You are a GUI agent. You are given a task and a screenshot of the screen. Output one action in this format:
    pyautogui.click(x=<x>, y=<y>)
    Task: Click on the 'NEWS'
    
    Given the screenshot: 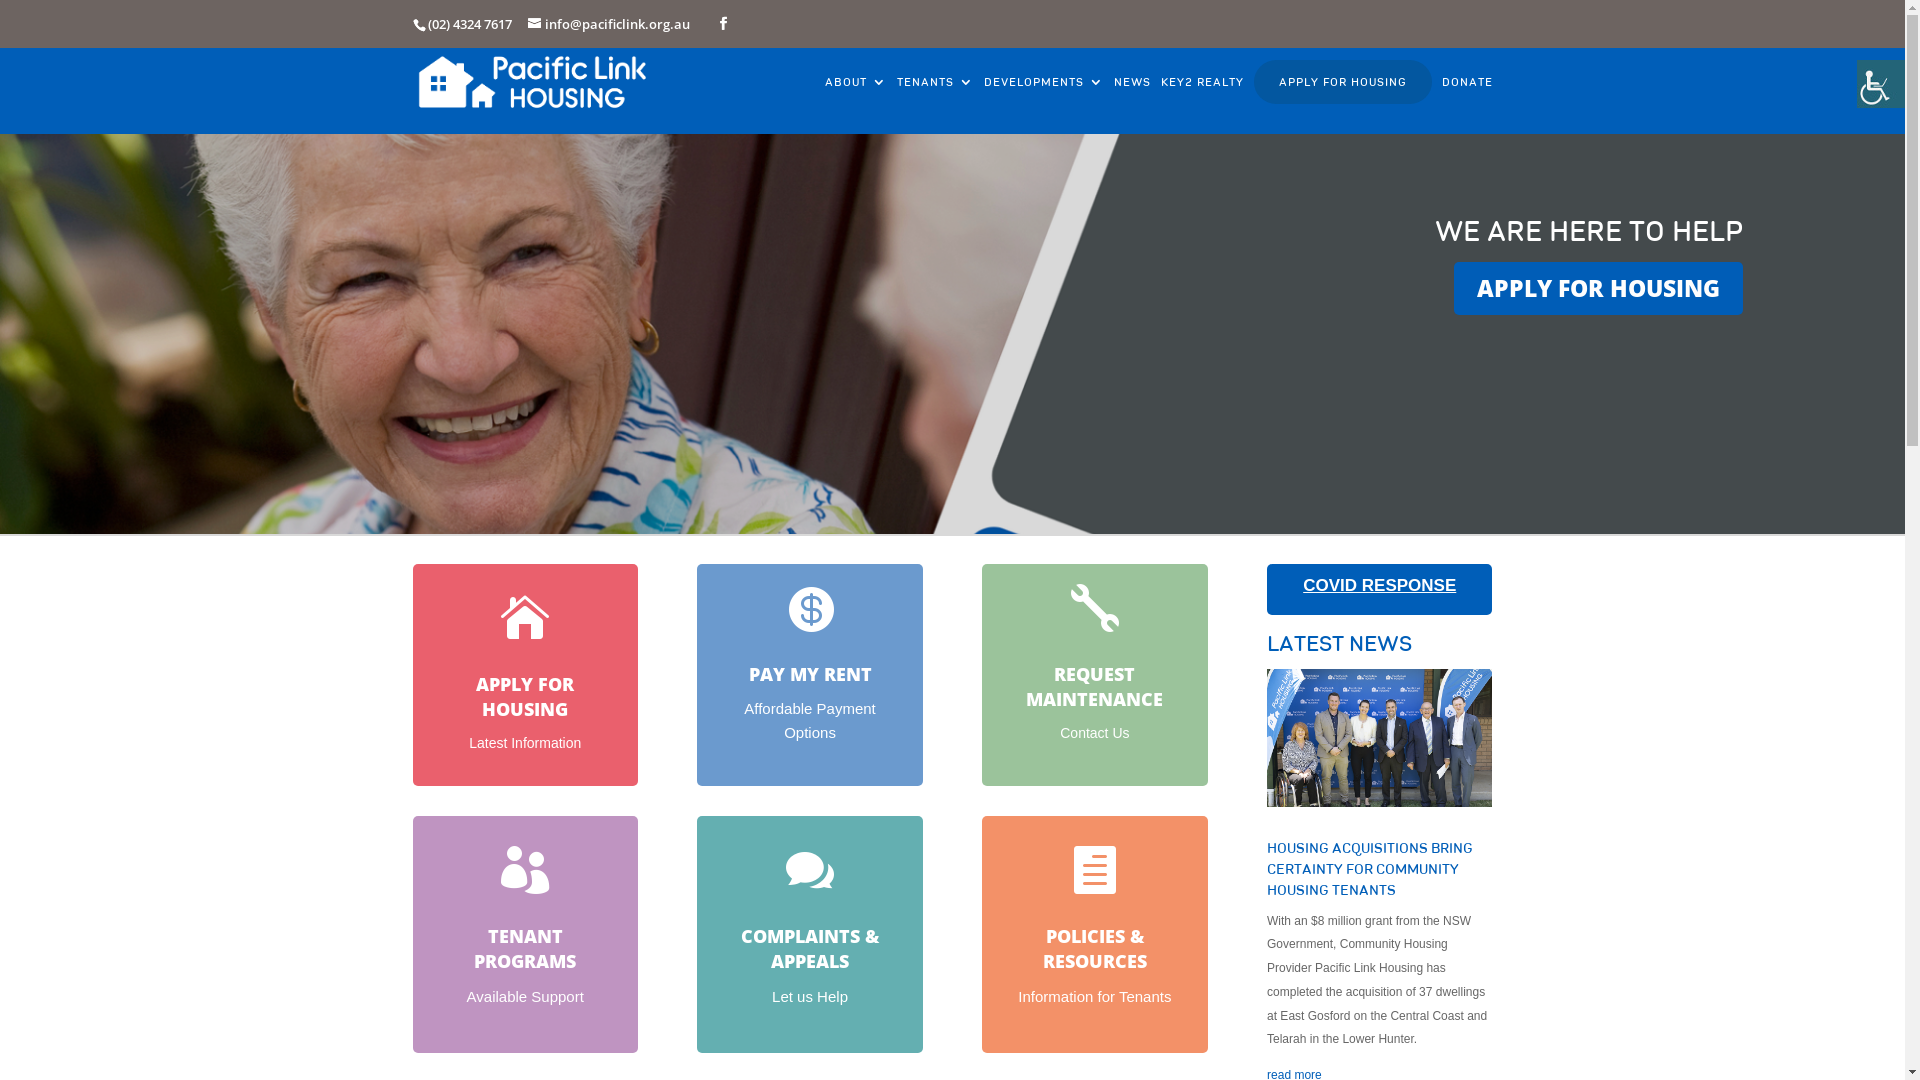 What is the action you would take?
    pyautogui.click(x=1132, y=104)
    